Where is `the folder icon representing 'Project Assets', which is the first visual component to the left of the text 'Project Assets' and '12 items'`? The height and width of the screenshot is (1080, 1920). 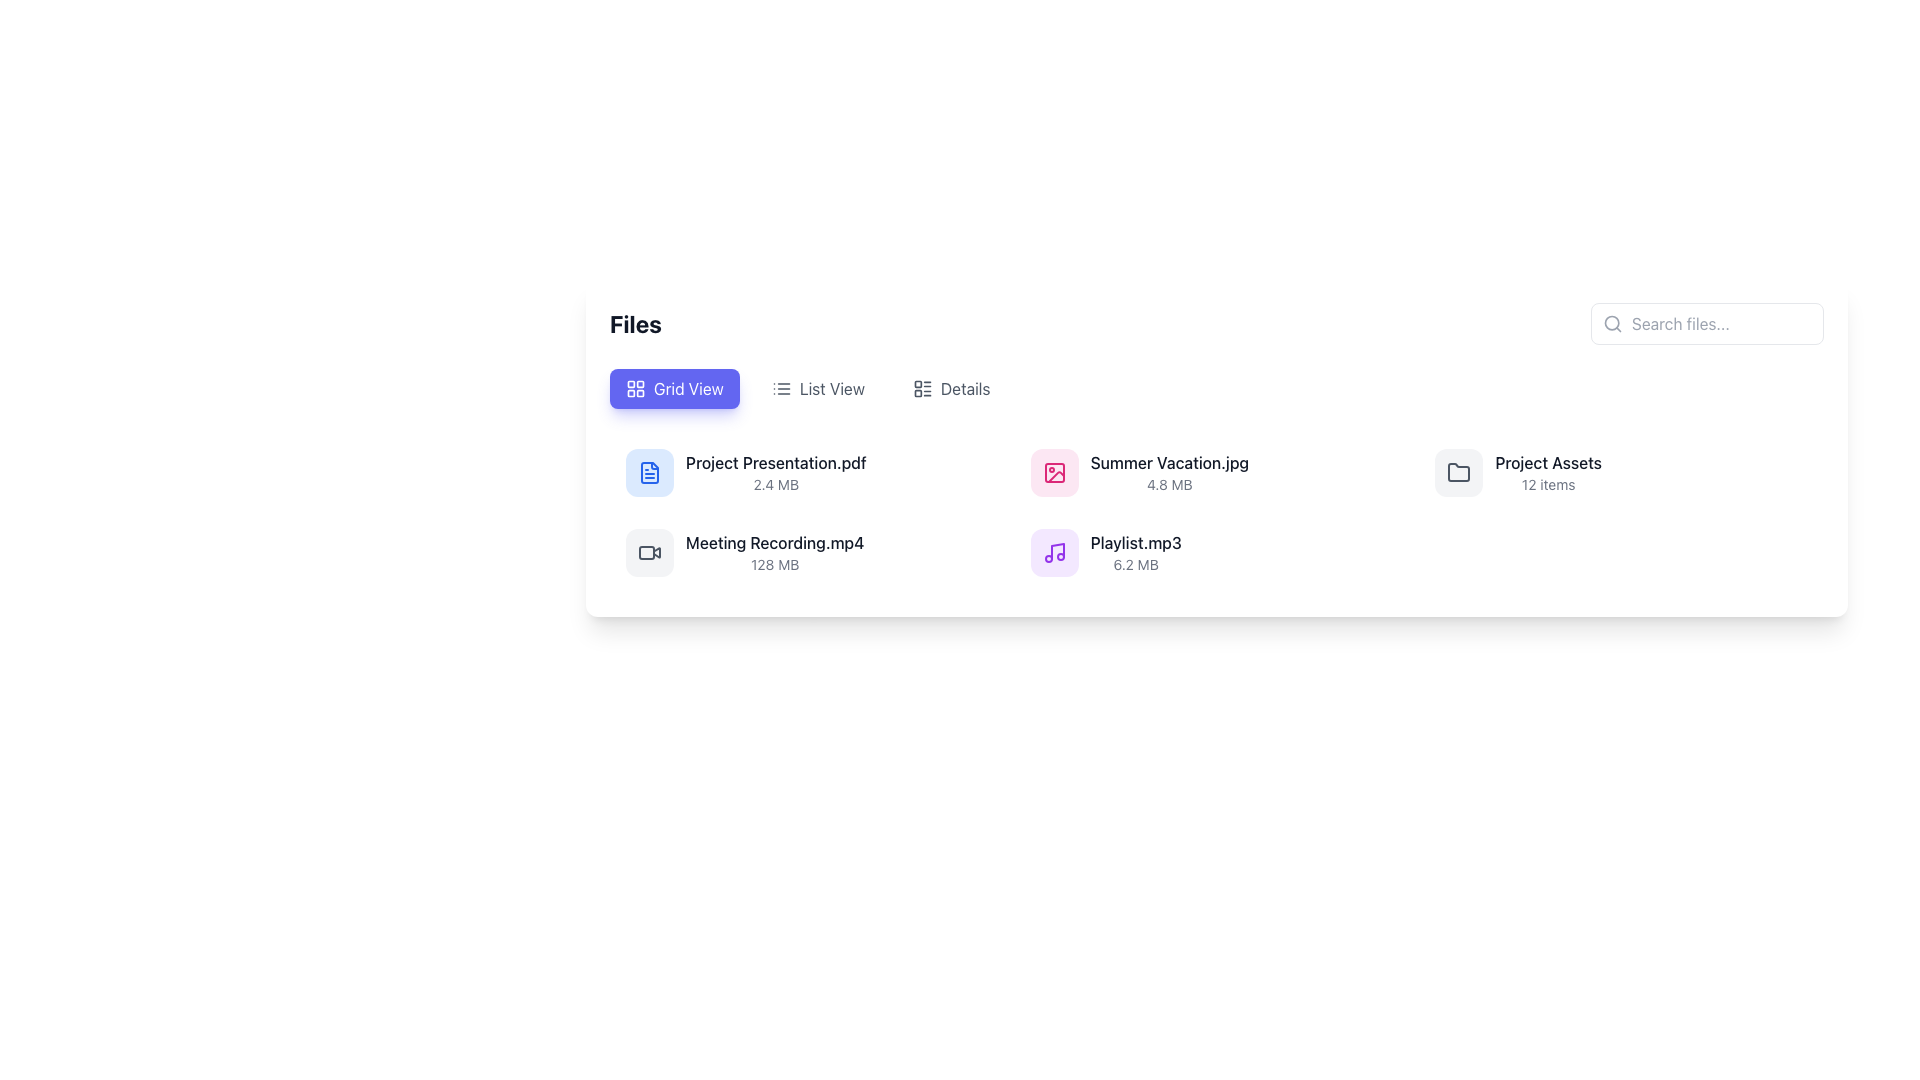
the folder icon representing 'Project Assets', which is the first visual component to the left of the text 'Project Assets' and '12 items' is located at coordinates (1459, 473).